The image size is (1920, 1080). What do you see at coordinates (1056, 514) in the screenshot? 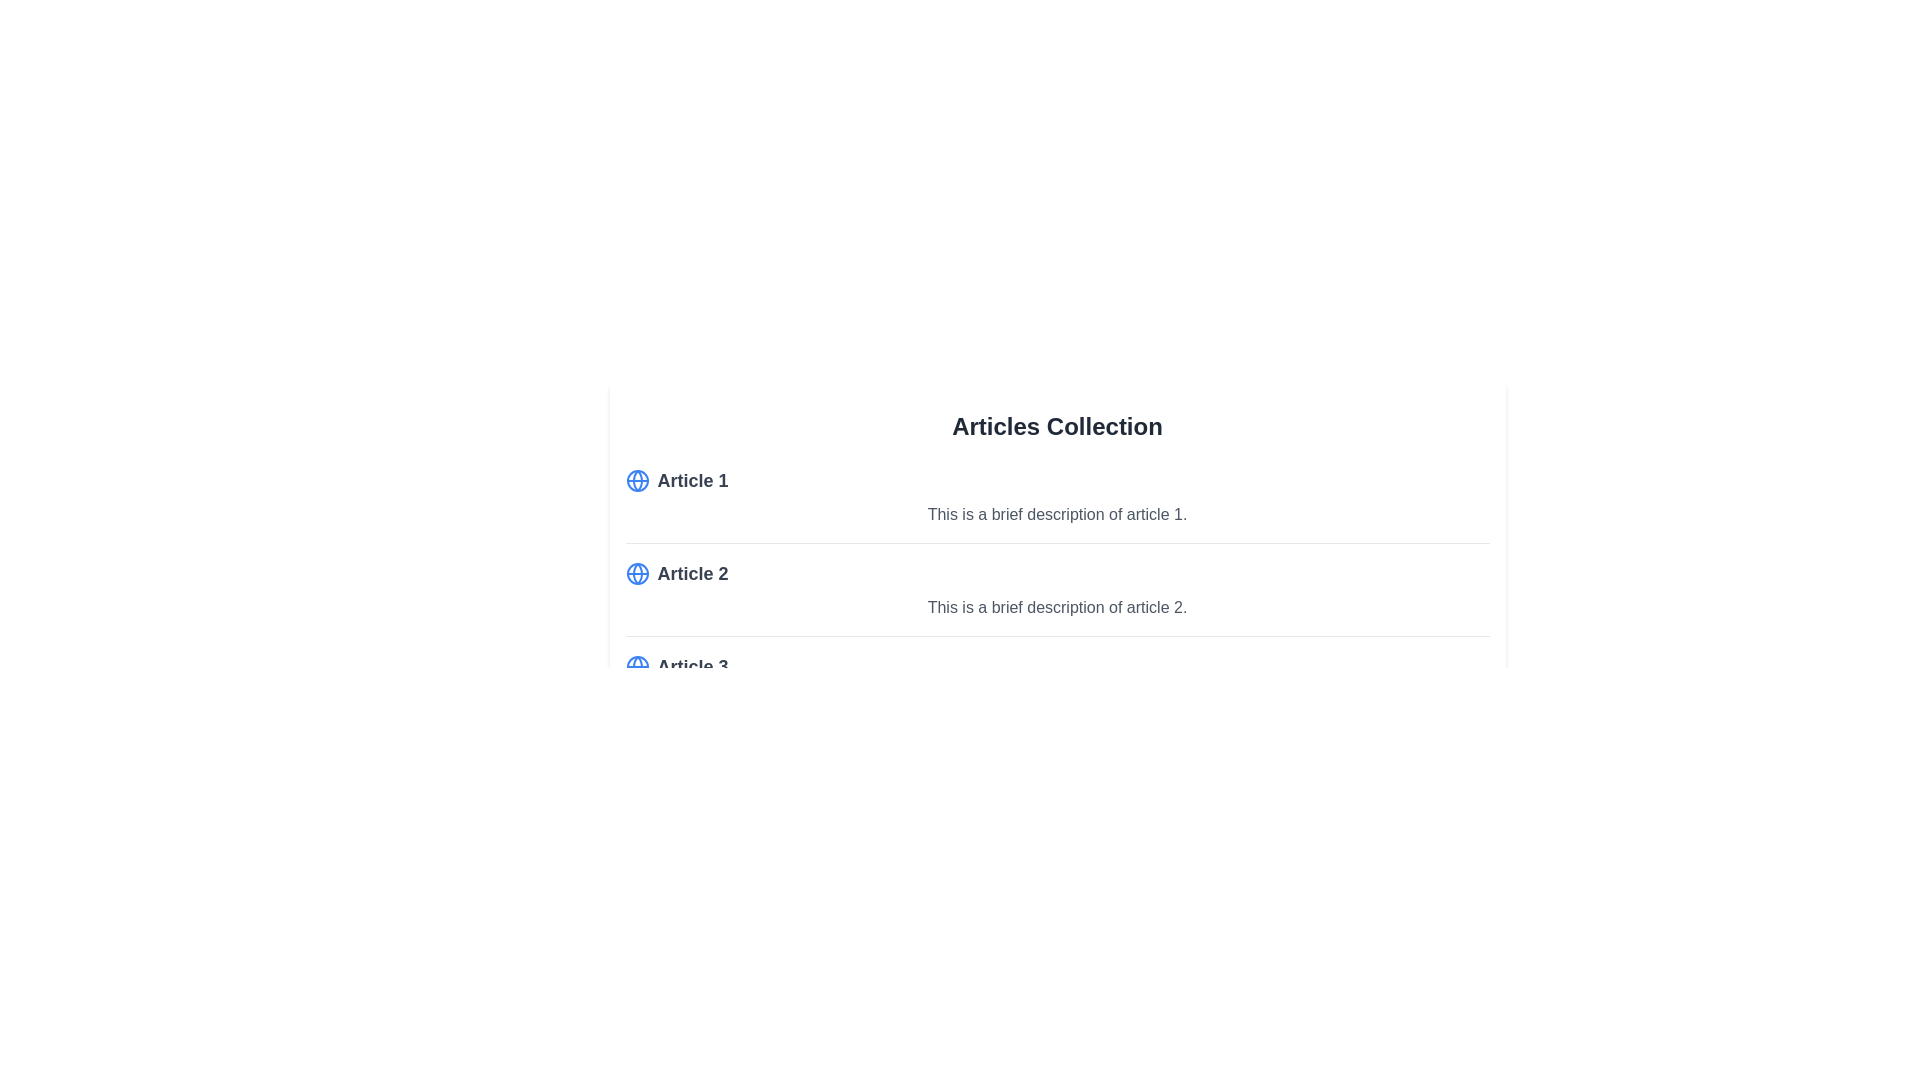
I see `the Text label that provides a short summary or description for 'Article 1', located directly below the header and aligned with the article title and icon` at bounding box center [1056, 514].